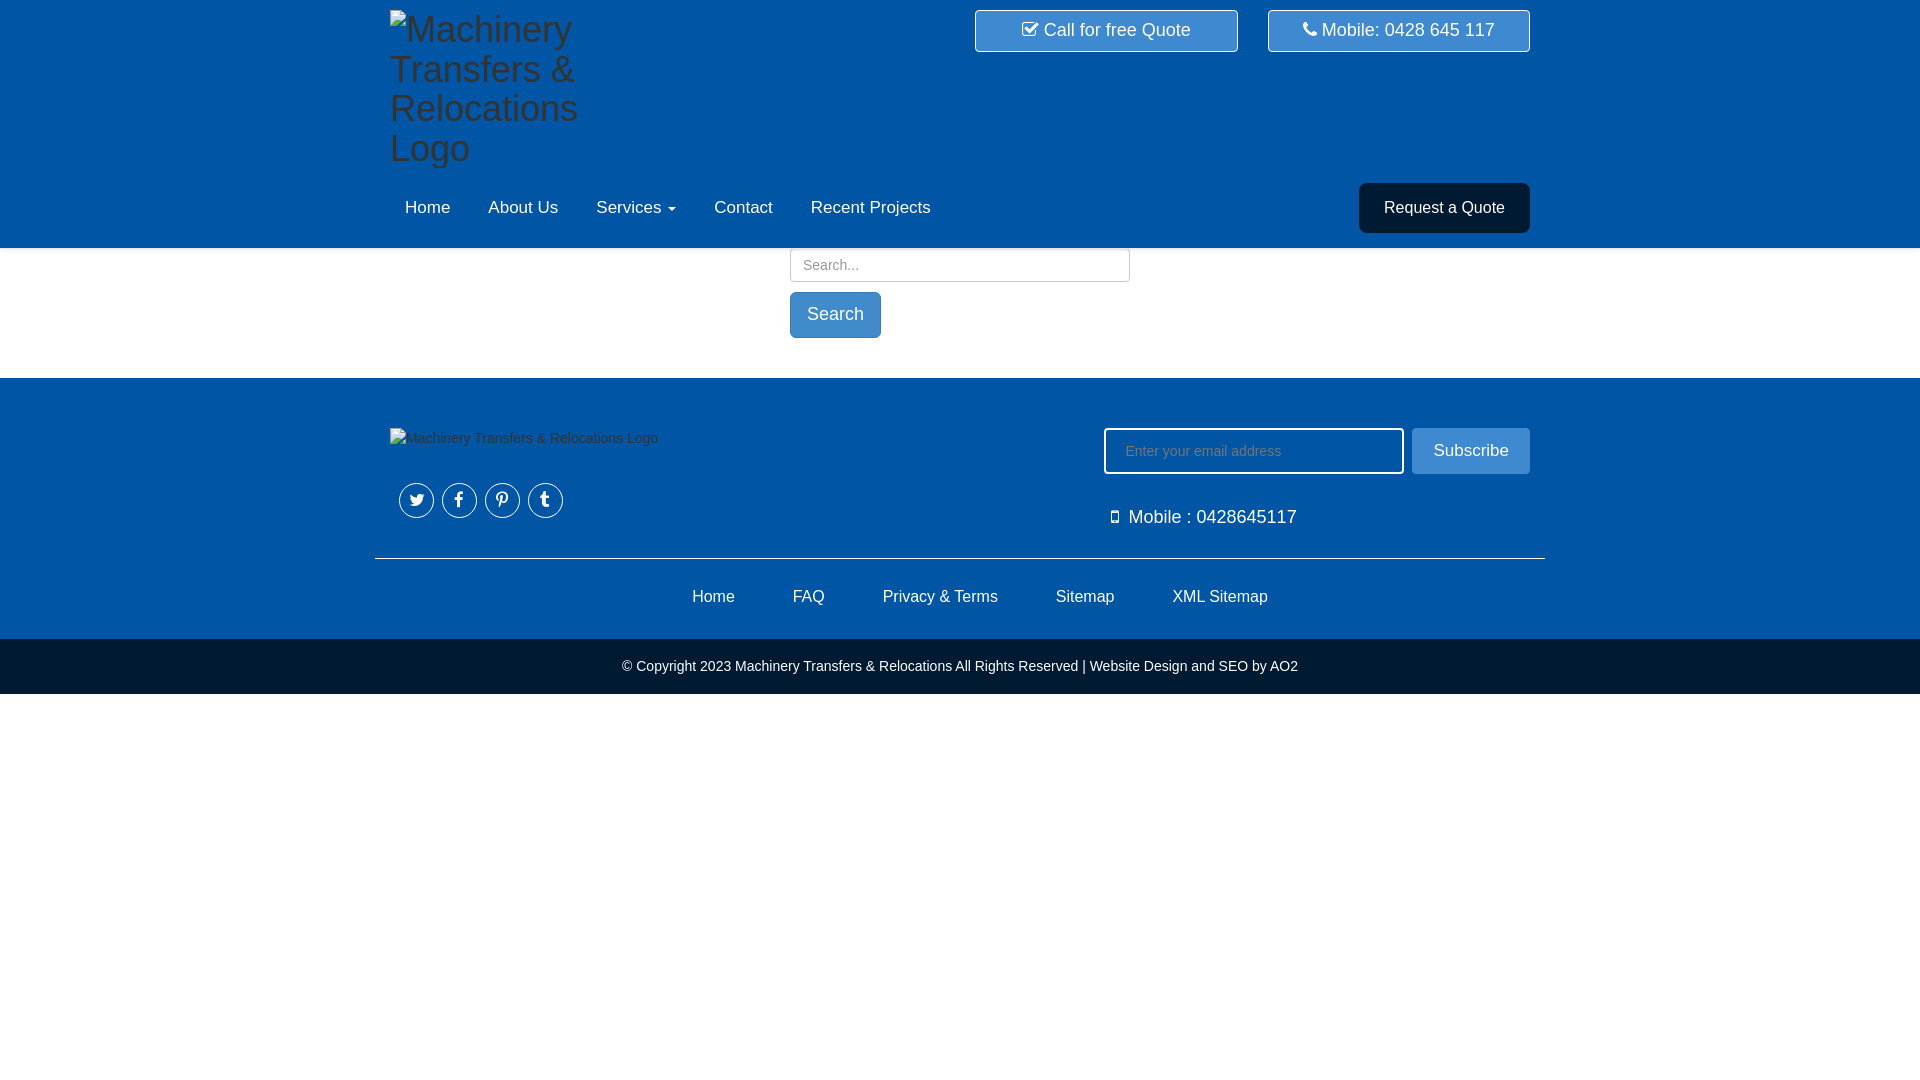 This screenshot has width=1920, height=1080. What do you see at coordinates (1105, 30) in the screenshot?
I see `'Call for free Quote'` at bounding box center [1105, 30].